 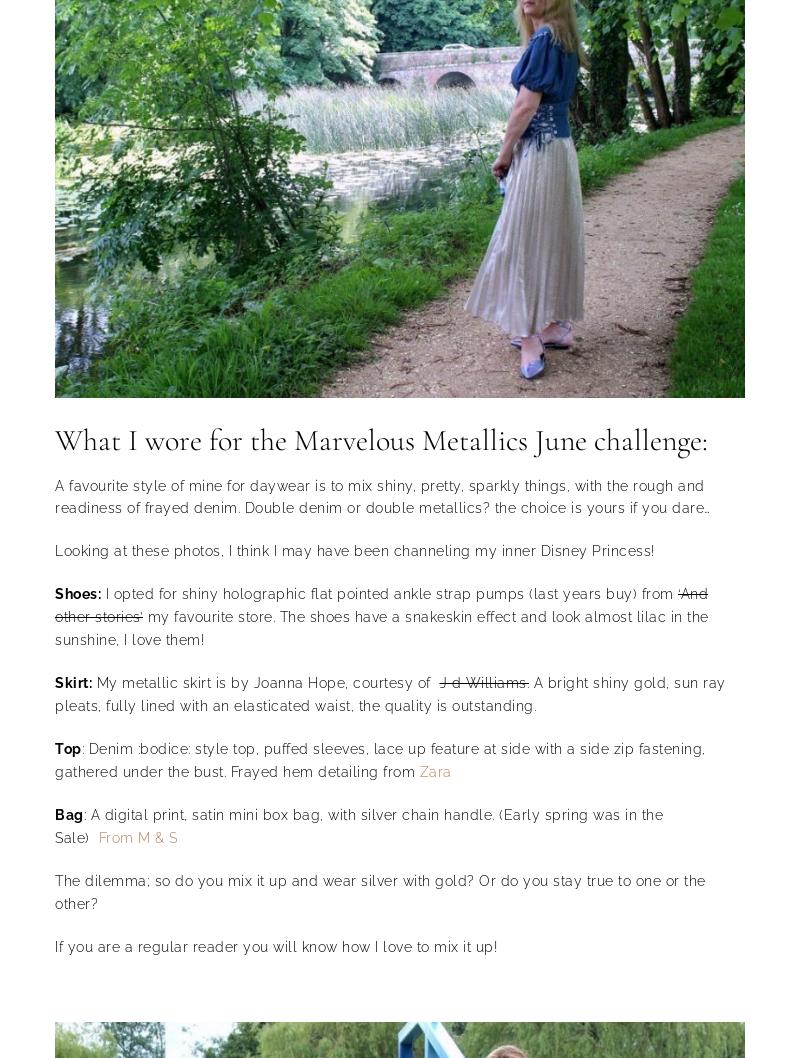 What do you see at coordinates (54, 759) in the screenshot?
I see `': Denim :bodice: style top, puffed sleeves, lace up feature at side with a side zip fastening, gathered under the bust. Frayed hem detailing from'` at bounding box center [54, 759].